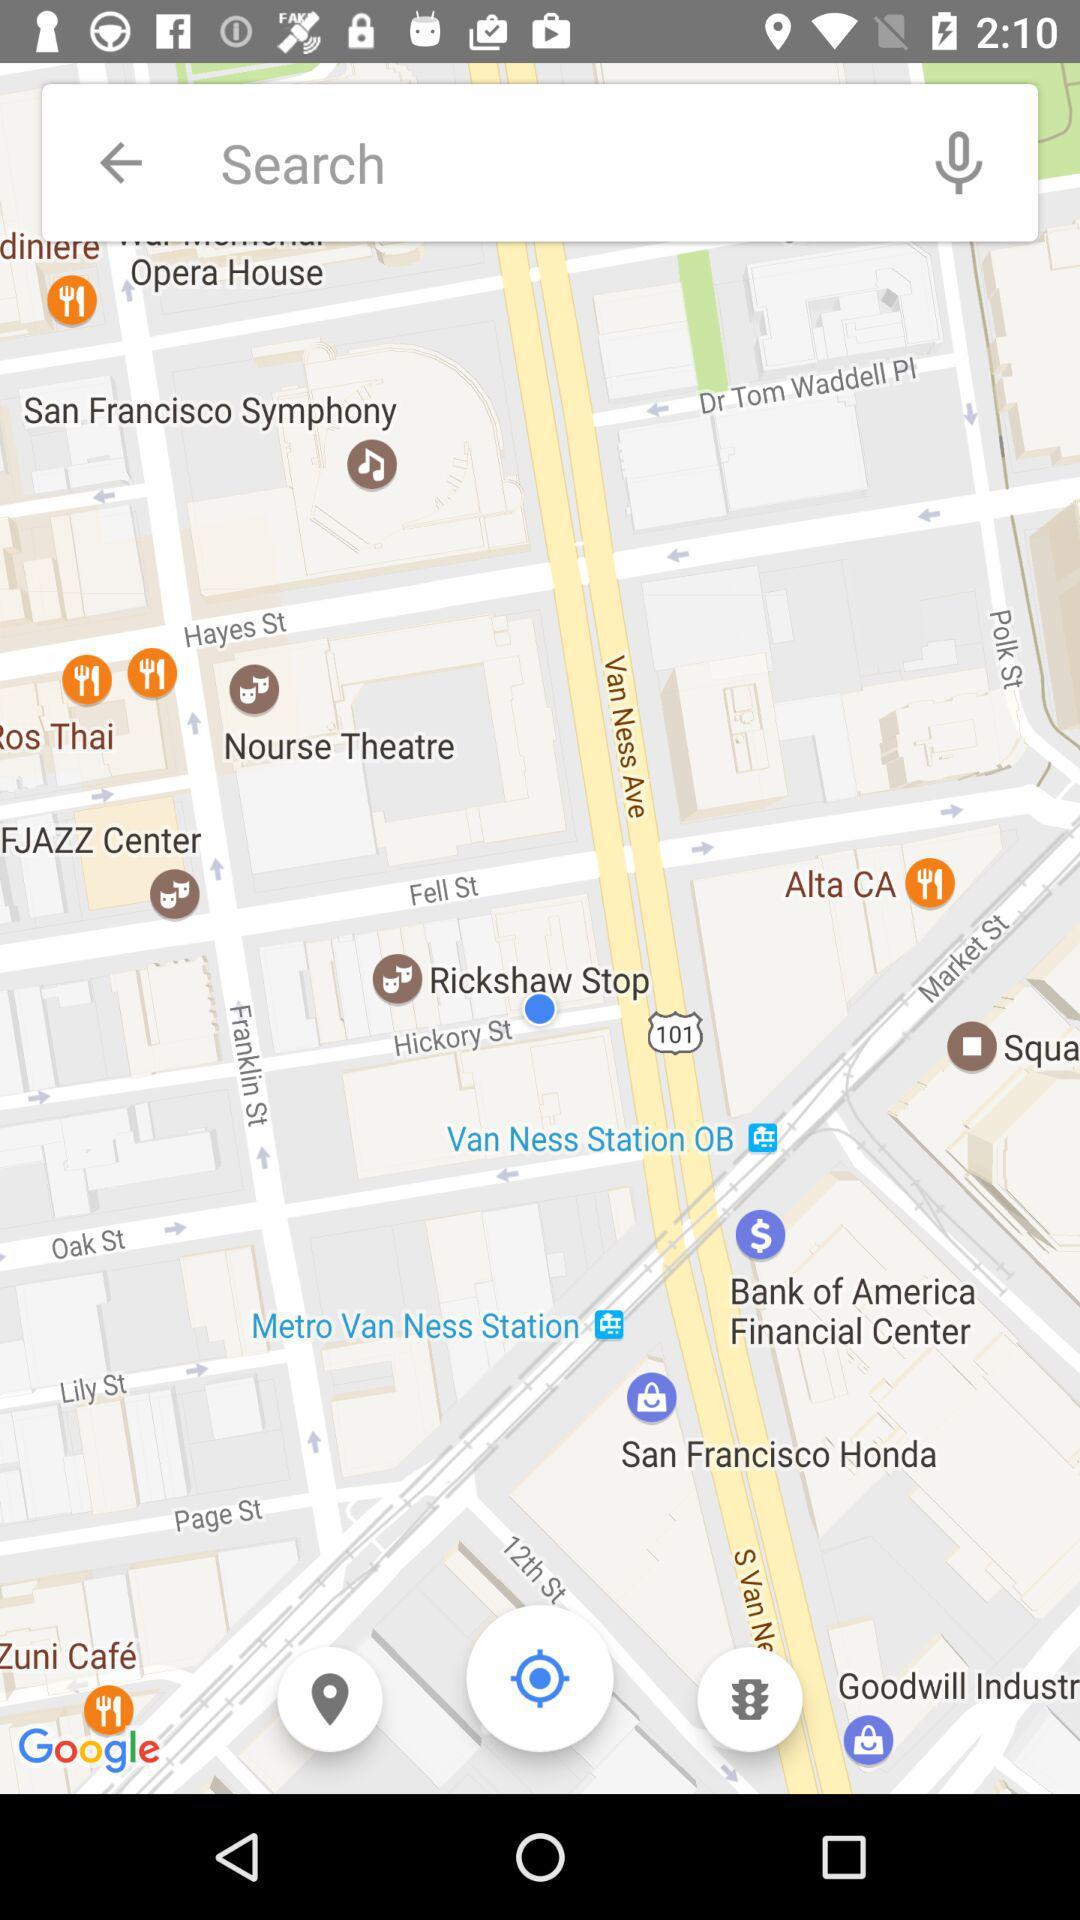 This screenshot has height=1920, width=1080. I want to click on activate microphone to search, so click(958, 162).